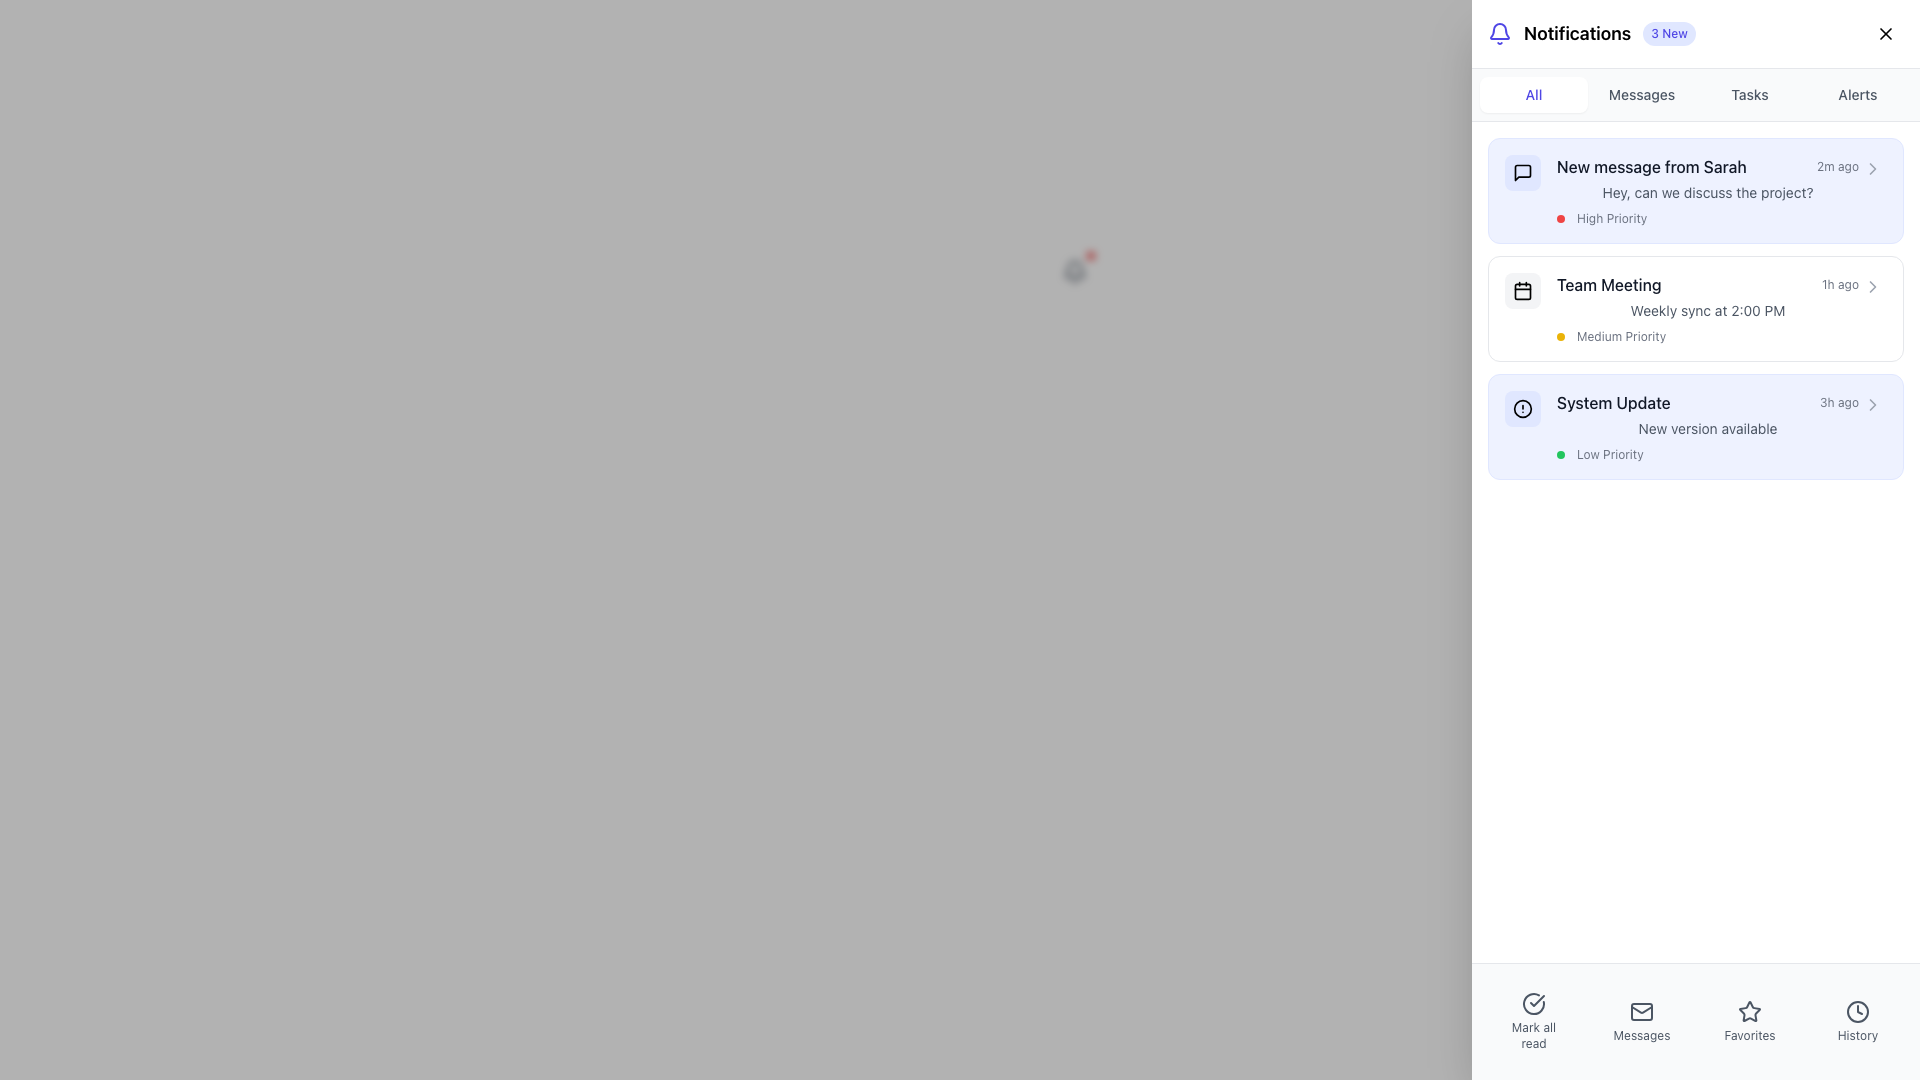  What do you see at coordinates (1871, 405) in the screenshot?
I see `the SVG icon button resembling a rightward chevron located at the far-right side of the 'System Update' notification item that indicates navigation or expansion` at bounding box center [1871, 405].